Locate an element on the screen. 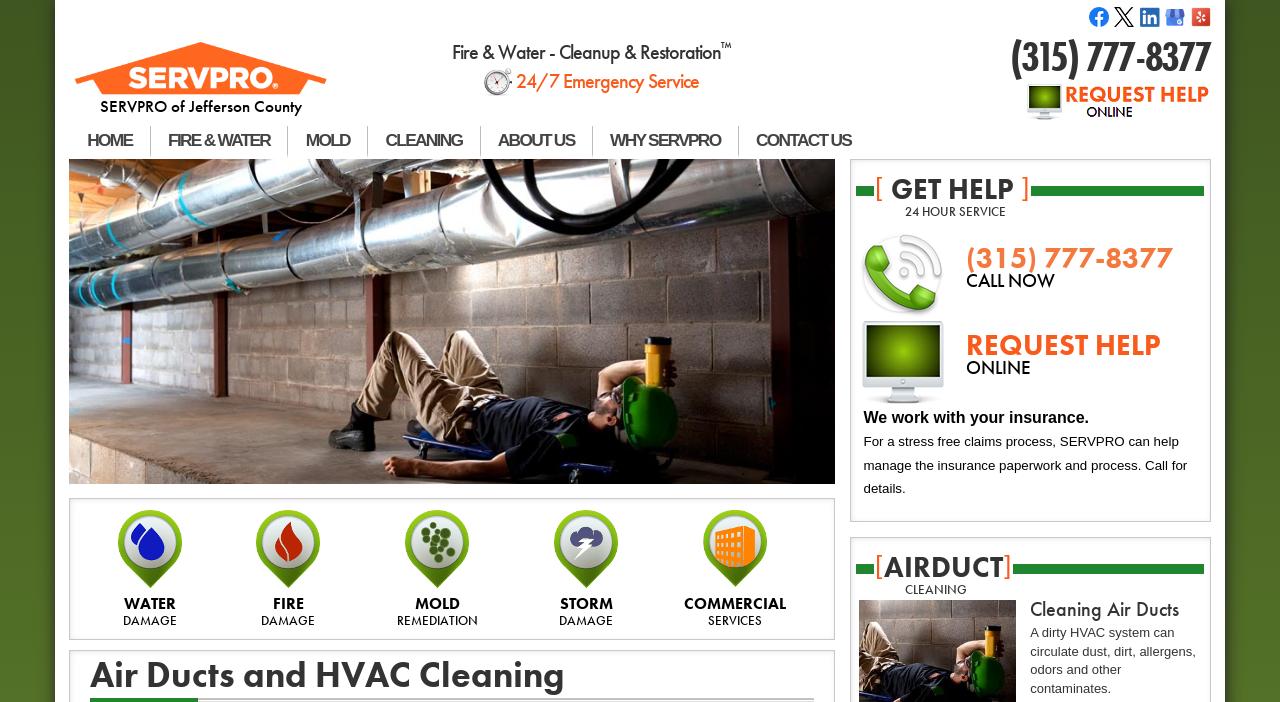 This screenshot has width=1280, height=702. 'We work with your insurance.' is located at coordinates (976, 415).